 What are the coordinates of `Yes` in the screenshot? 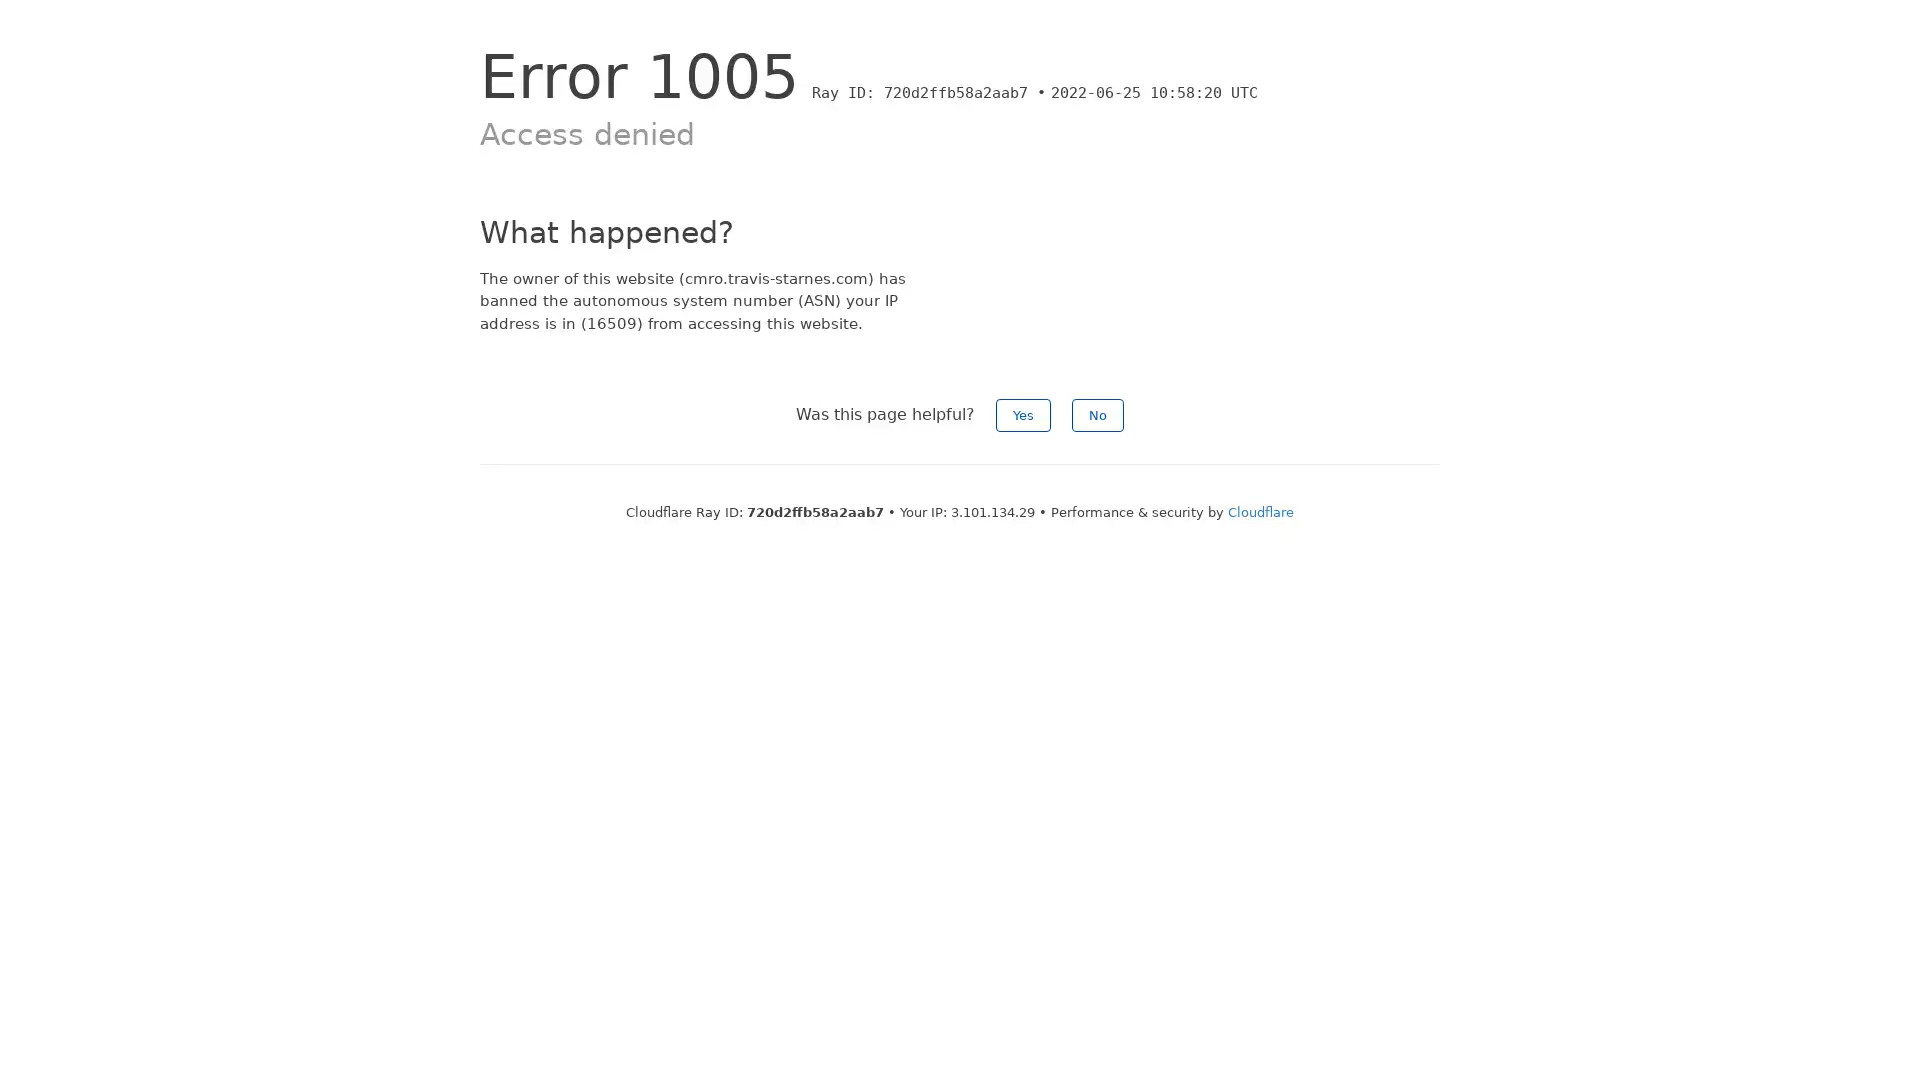 It's located at (1023, 414).